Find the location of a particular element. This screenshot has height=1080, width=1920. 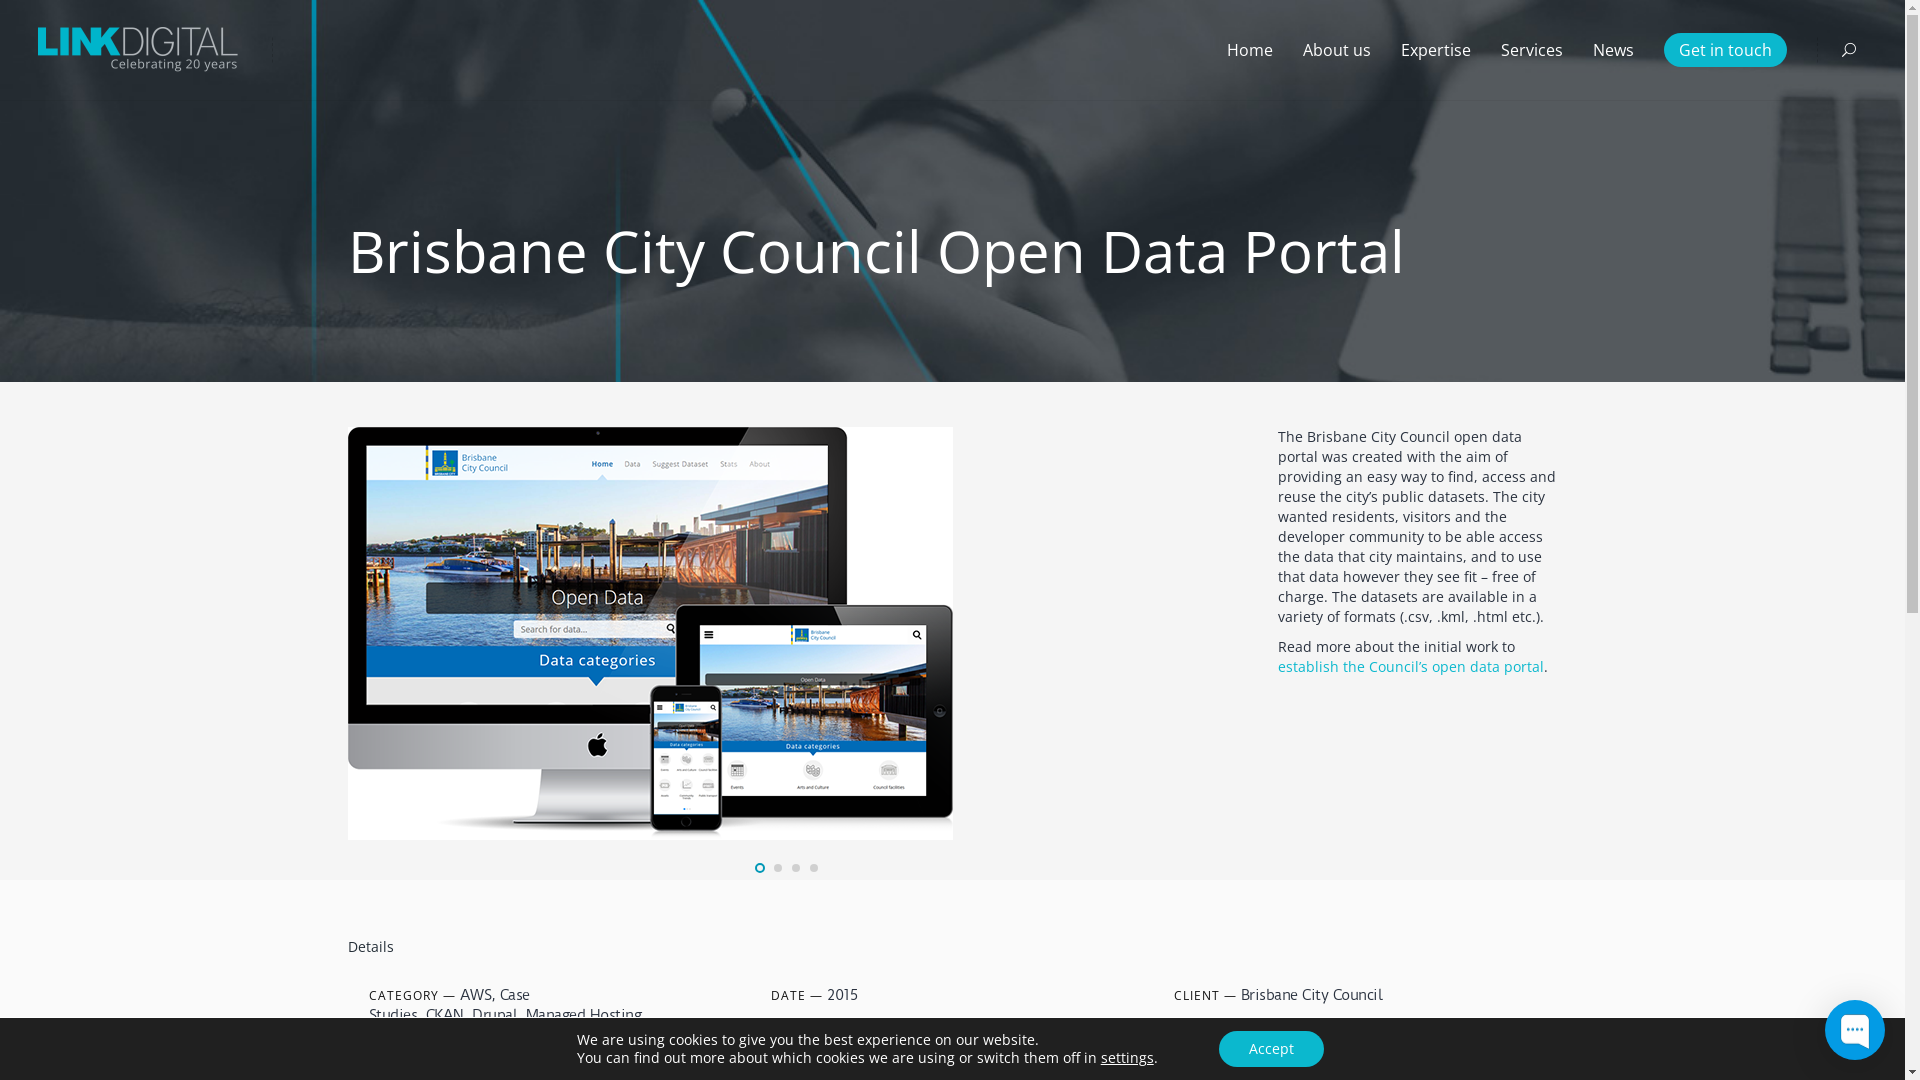

'News' is located at coordinates (1613, 49).